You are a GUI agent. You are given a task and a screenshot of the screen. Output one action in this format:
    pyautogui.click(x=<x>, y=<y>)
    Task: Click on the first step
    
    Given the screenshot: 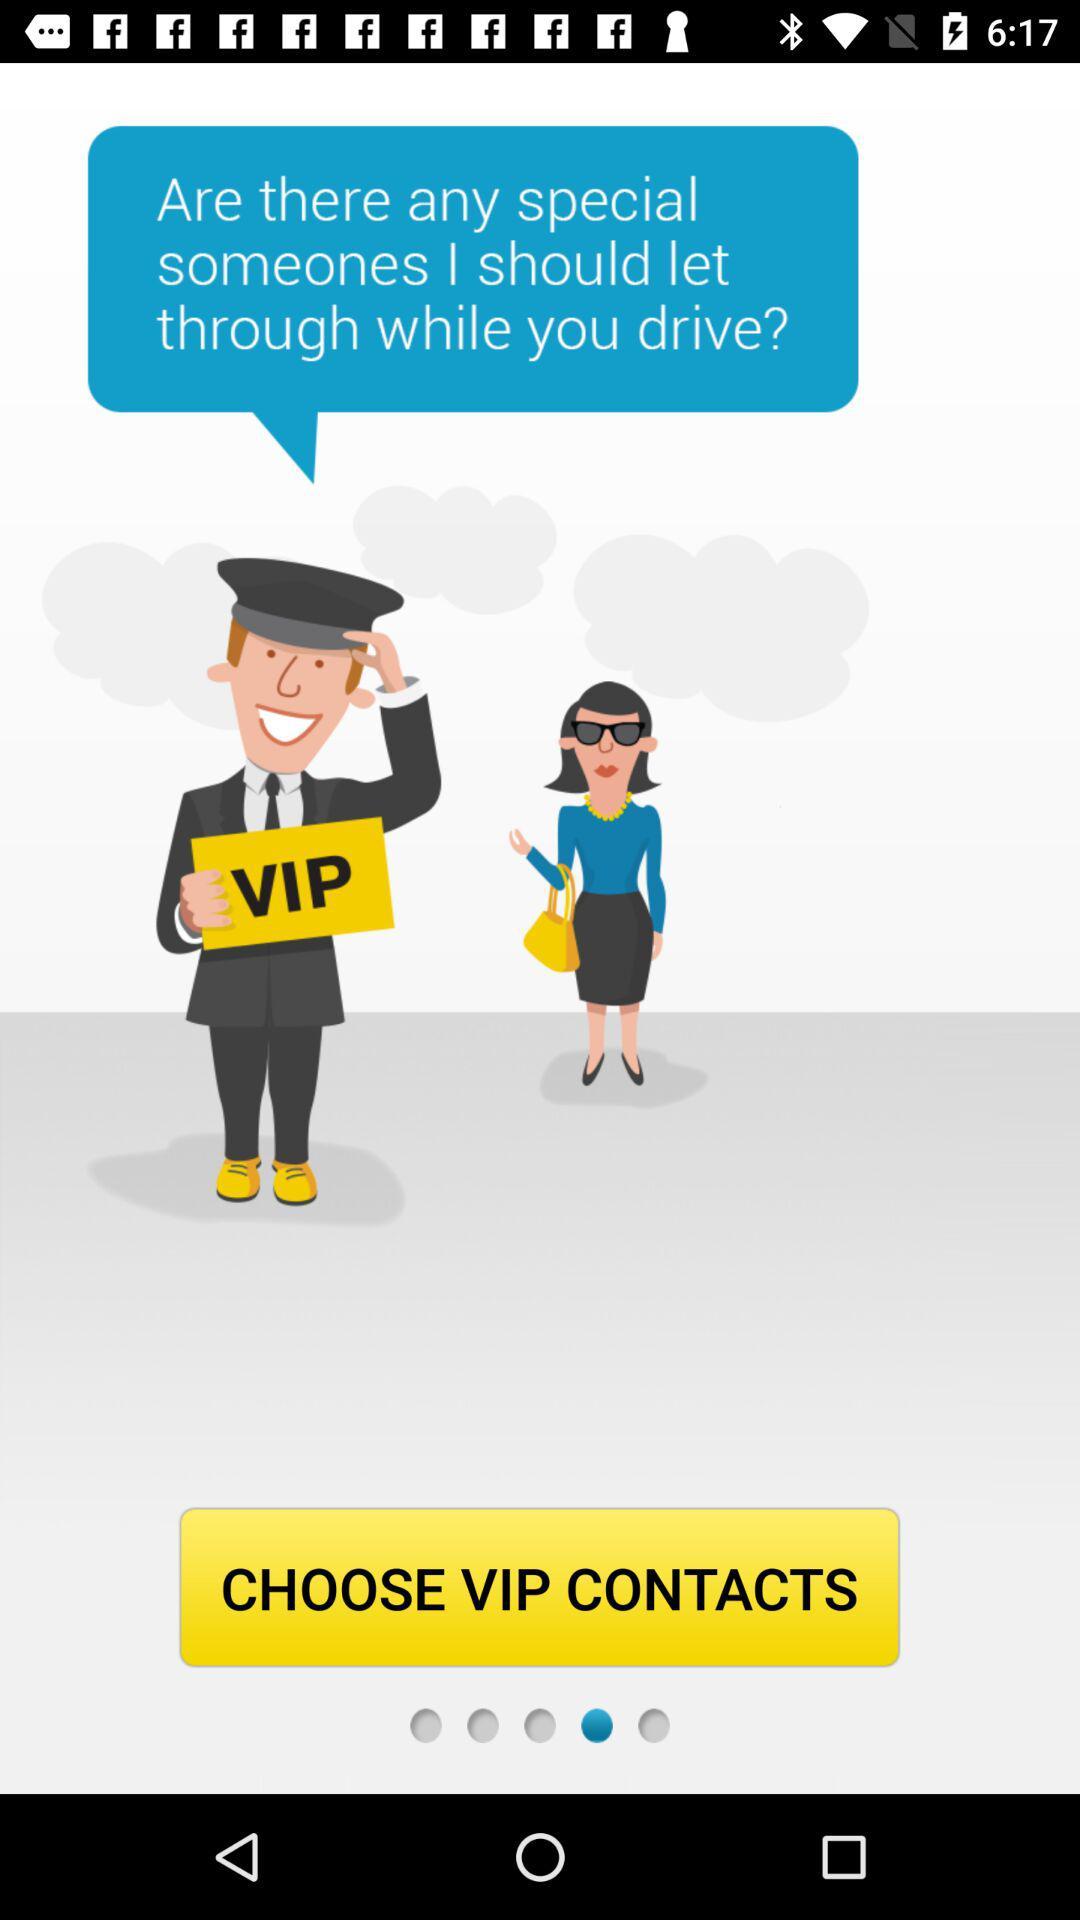 What is the action you would take?
    pyautogui.click(x=424, y=1724)
    